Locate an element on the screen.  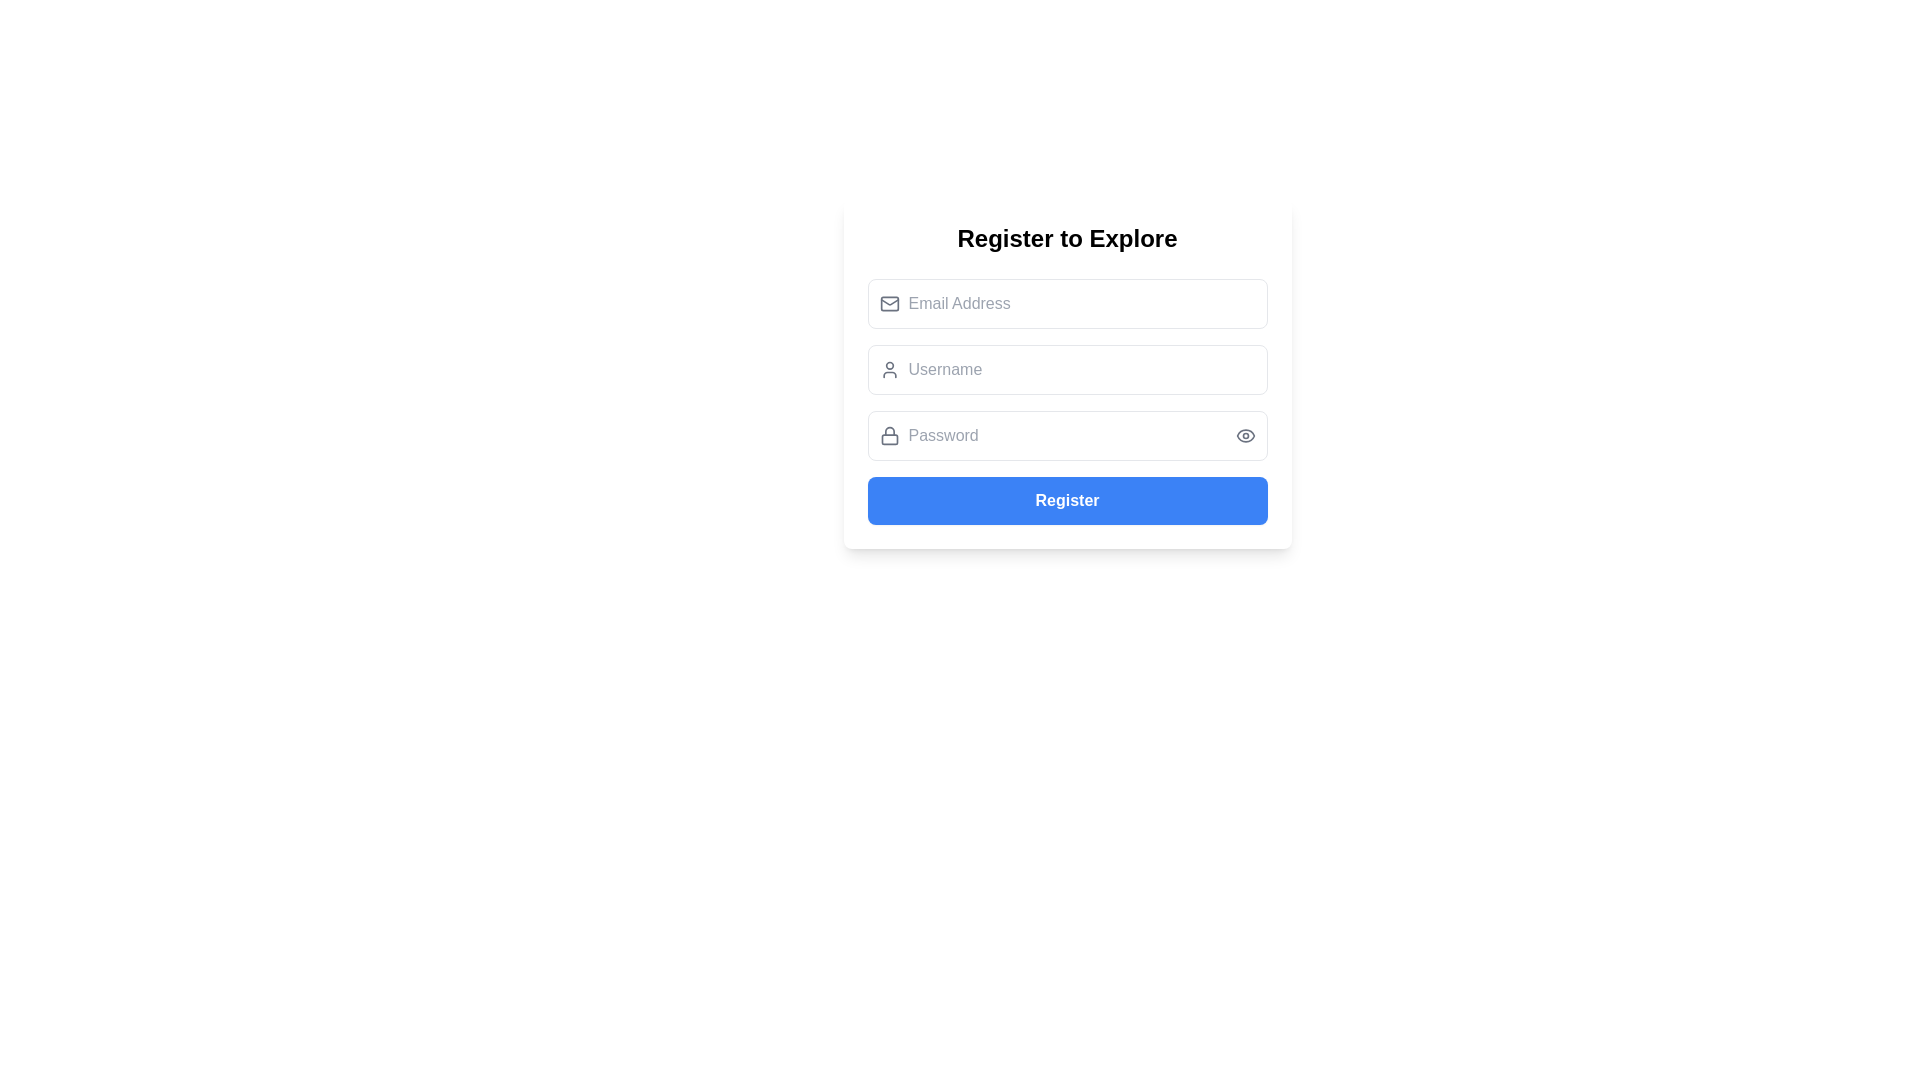
the eye icon is located at coordinates (1244, 434).